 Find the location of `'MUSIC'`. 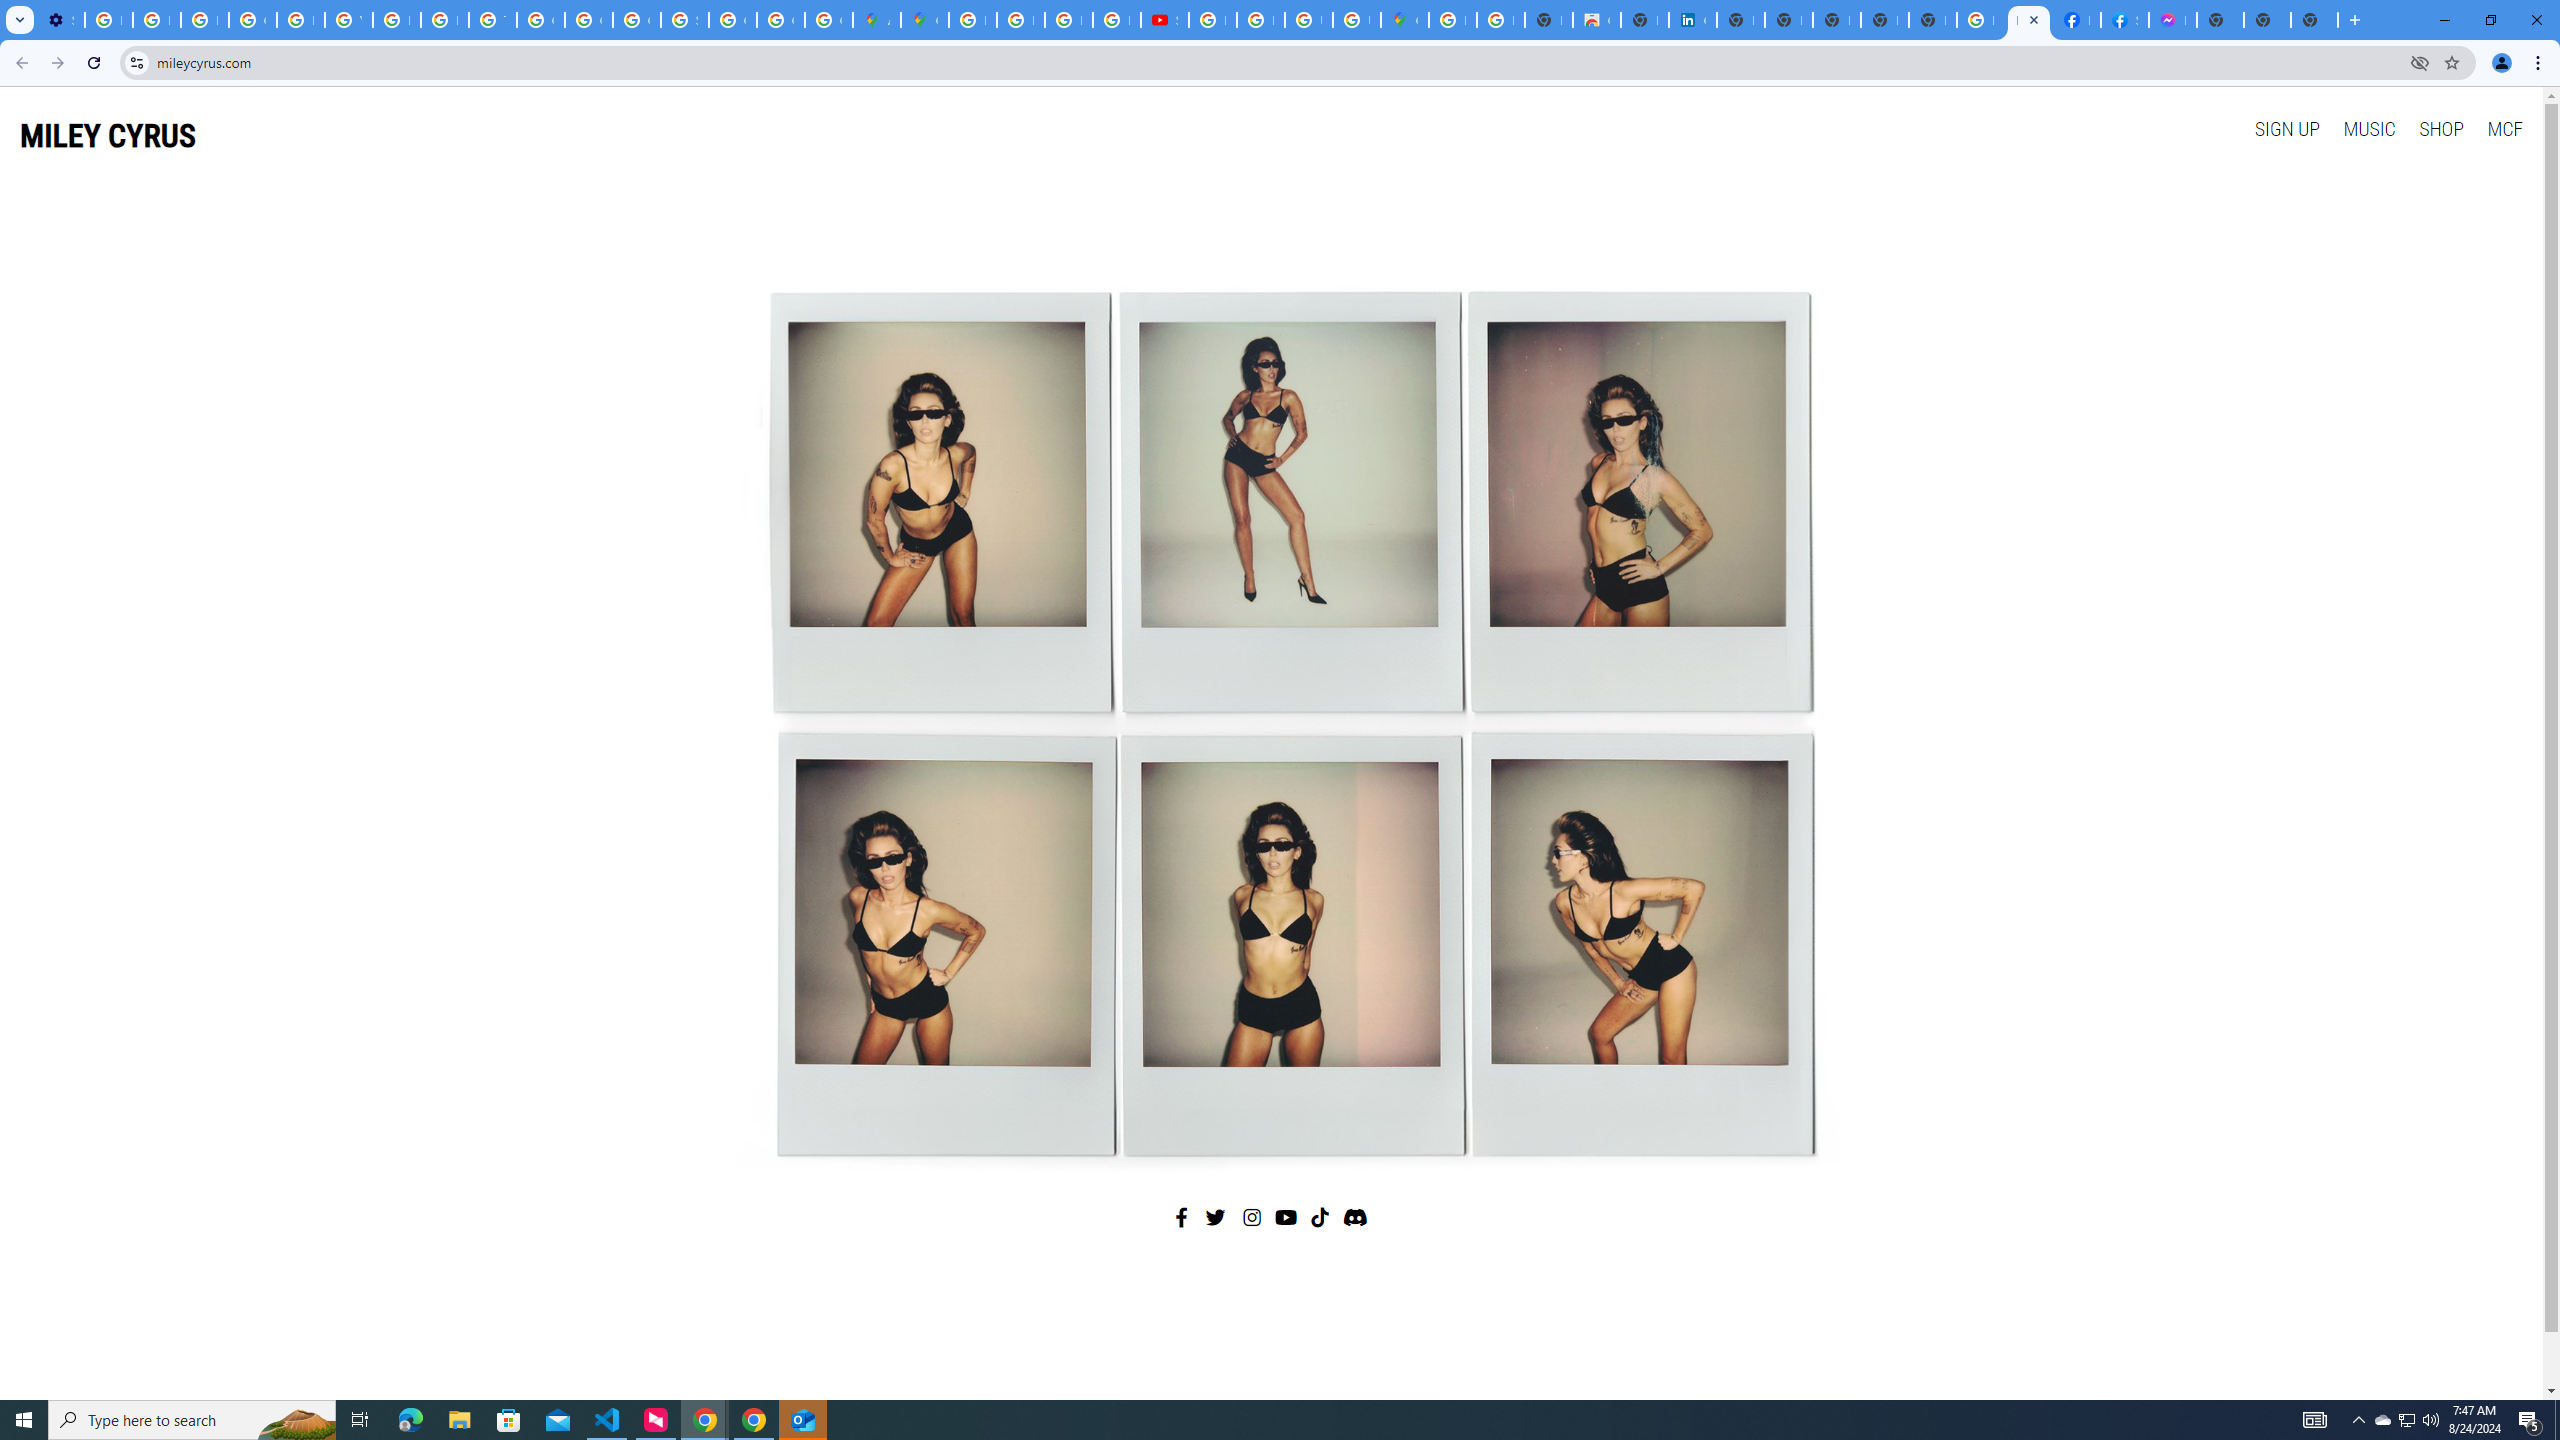

'MUSIC' is located at coordinates (2368, 127).